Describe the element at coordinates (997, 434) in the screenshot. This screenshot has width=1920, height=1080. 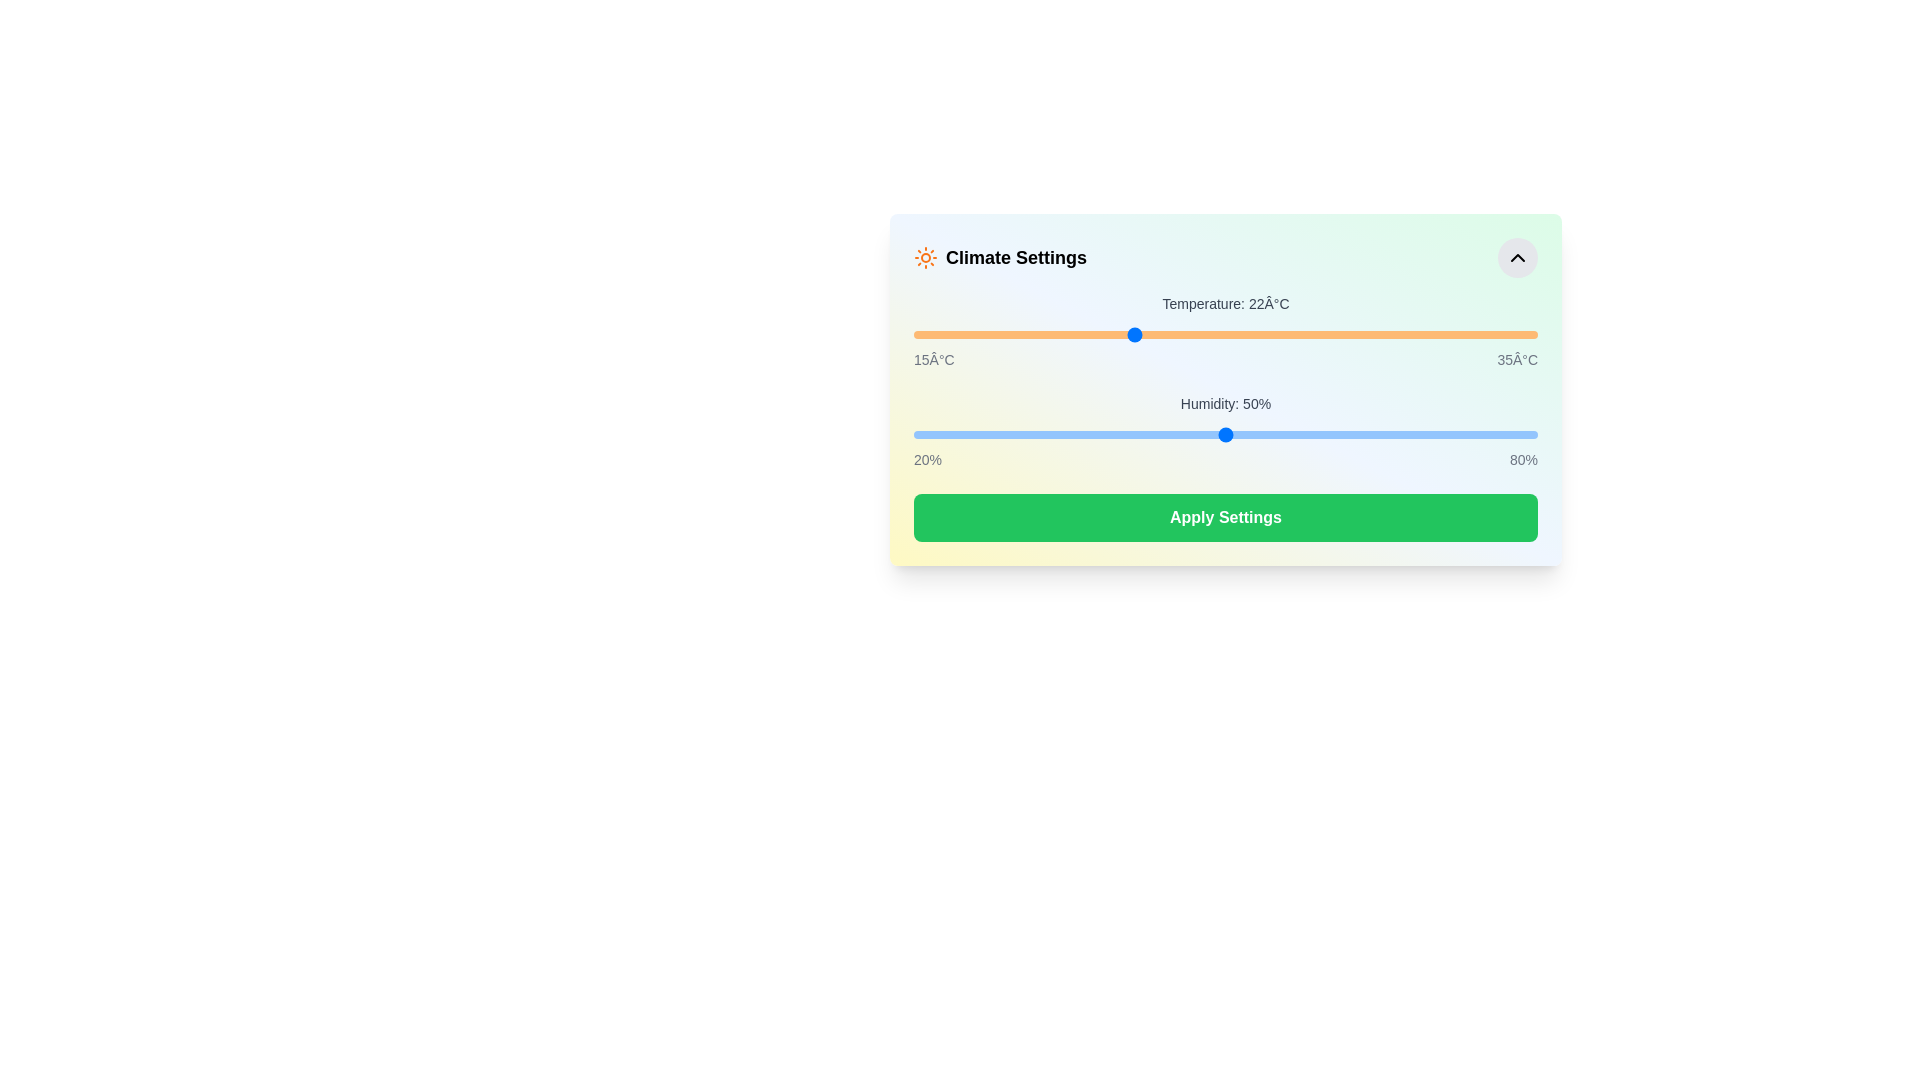
I see `humidity` at that location.